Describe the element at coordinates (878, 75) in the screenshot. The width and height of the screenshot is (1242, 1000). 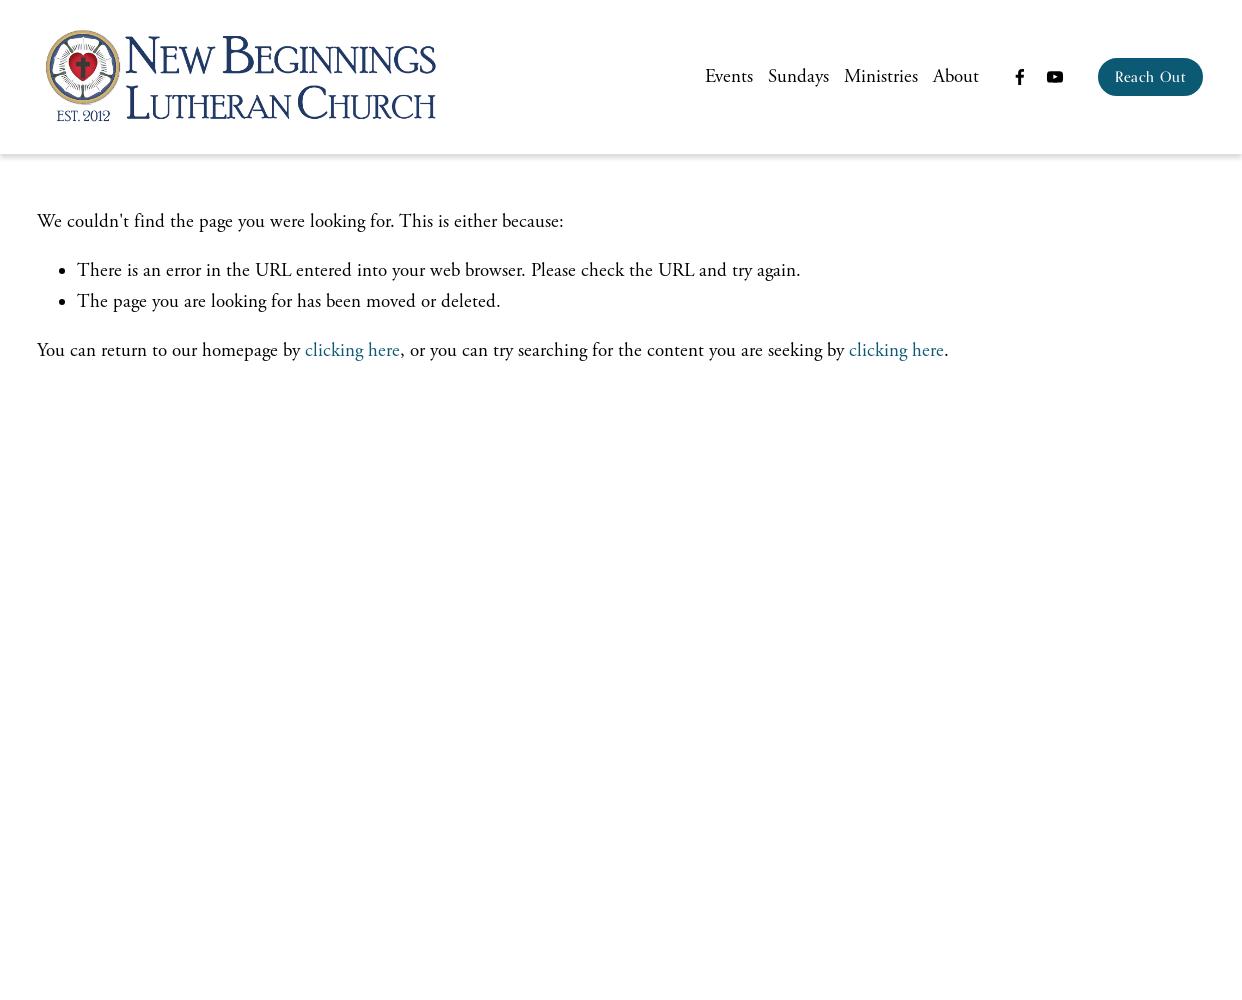
I see `'Ministries'` at that location.